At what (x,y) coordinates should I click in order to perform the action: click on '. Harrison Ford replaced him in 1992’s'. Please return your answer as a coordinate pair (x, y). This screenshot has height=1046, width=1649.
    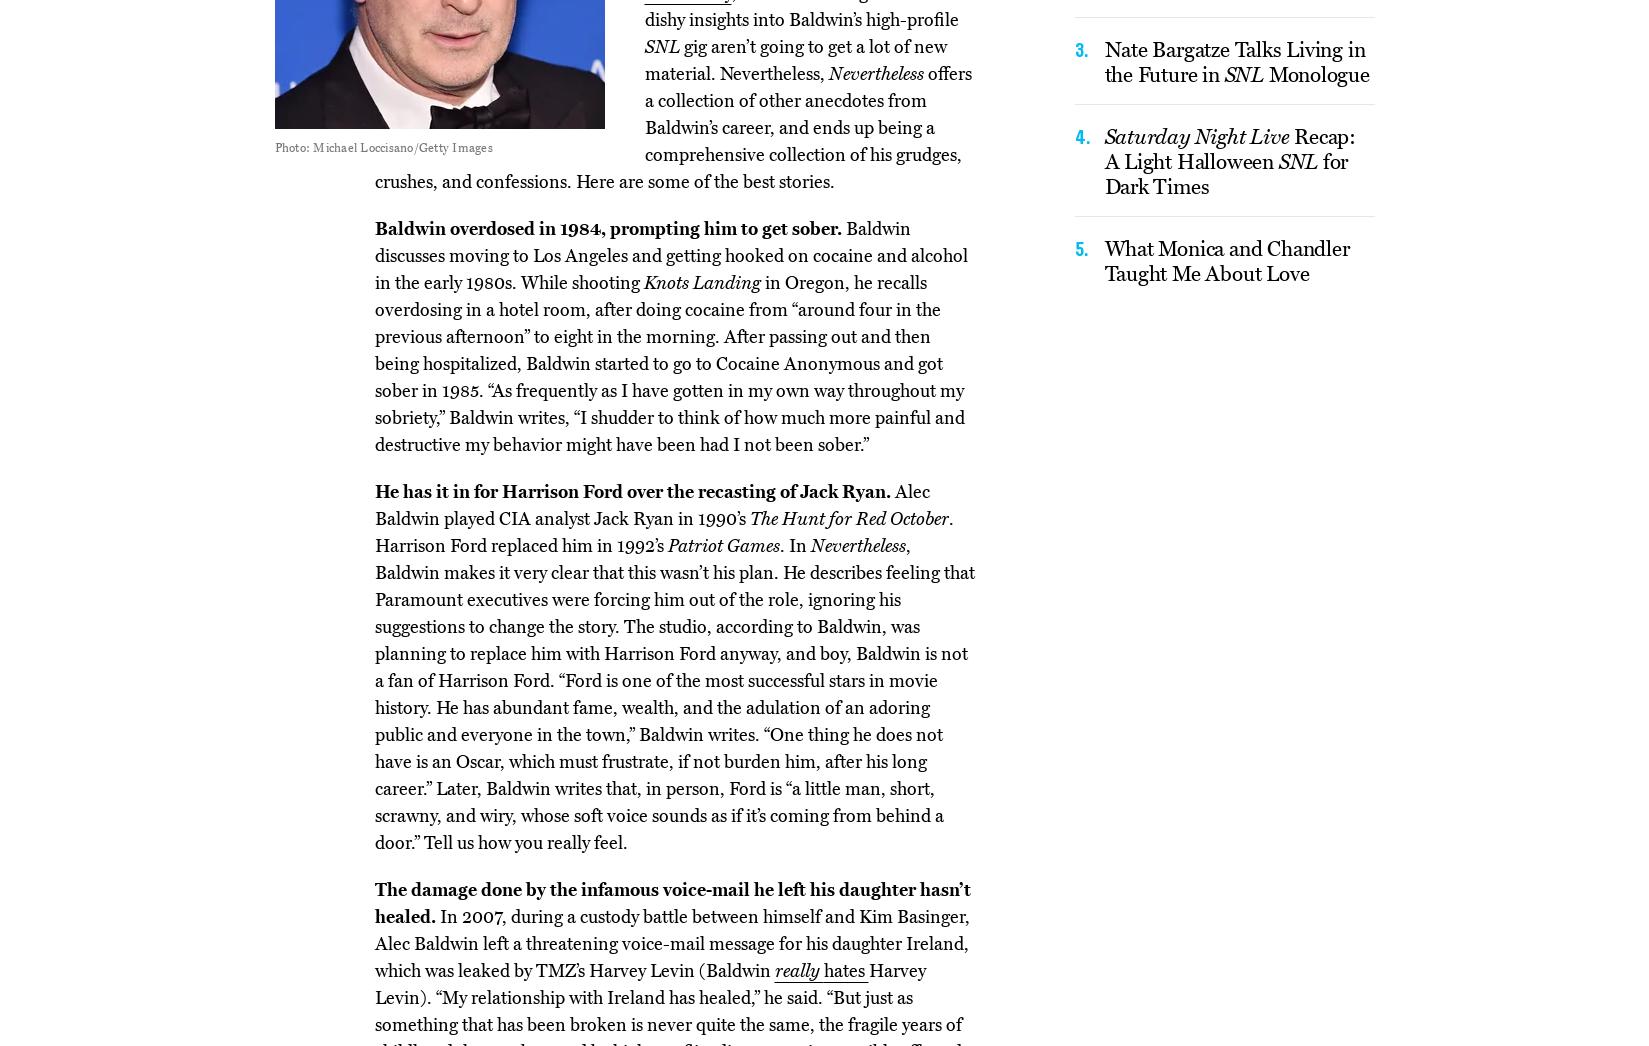
    Looking at the image, I should click on (372, 530).